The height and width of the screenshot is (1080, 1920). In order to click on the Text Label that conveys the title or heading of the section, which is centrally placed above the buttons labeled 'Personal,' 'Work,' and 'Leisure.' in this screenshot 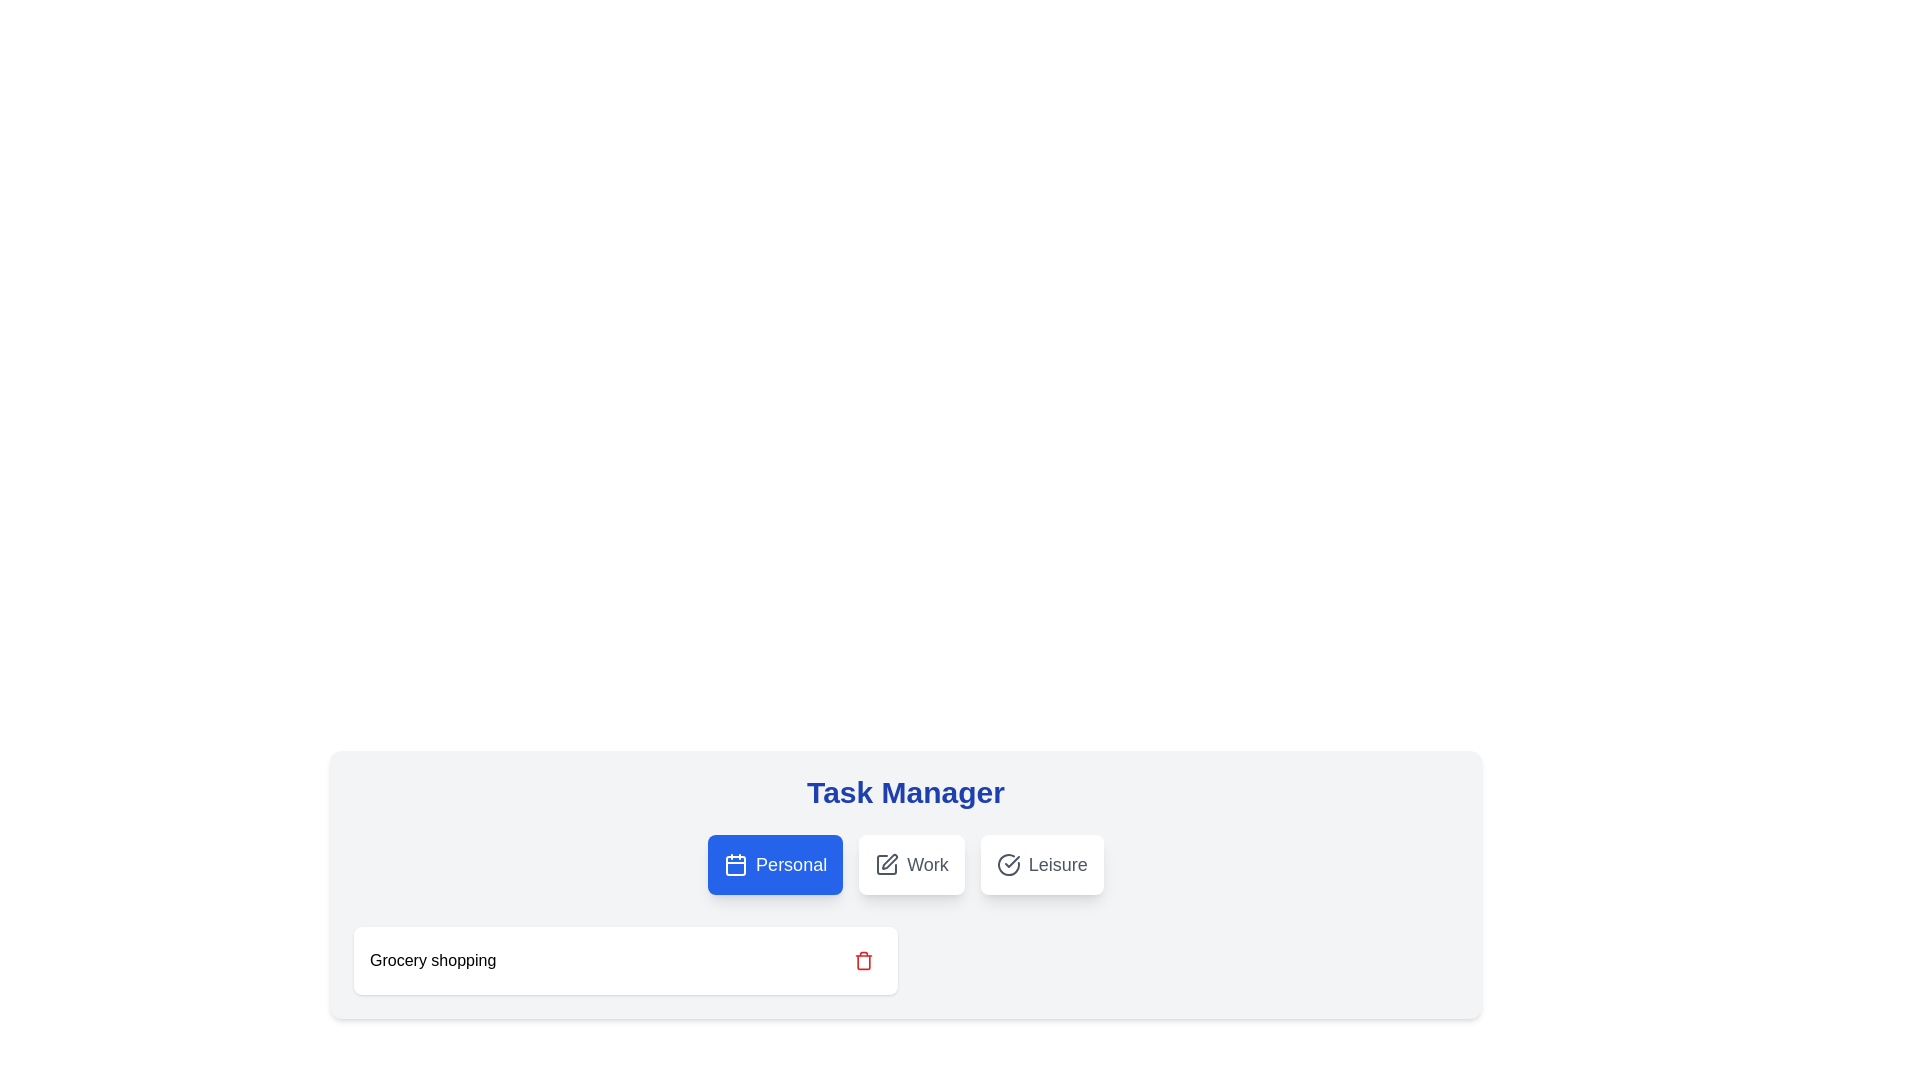, I will do `click(905, 792)`.